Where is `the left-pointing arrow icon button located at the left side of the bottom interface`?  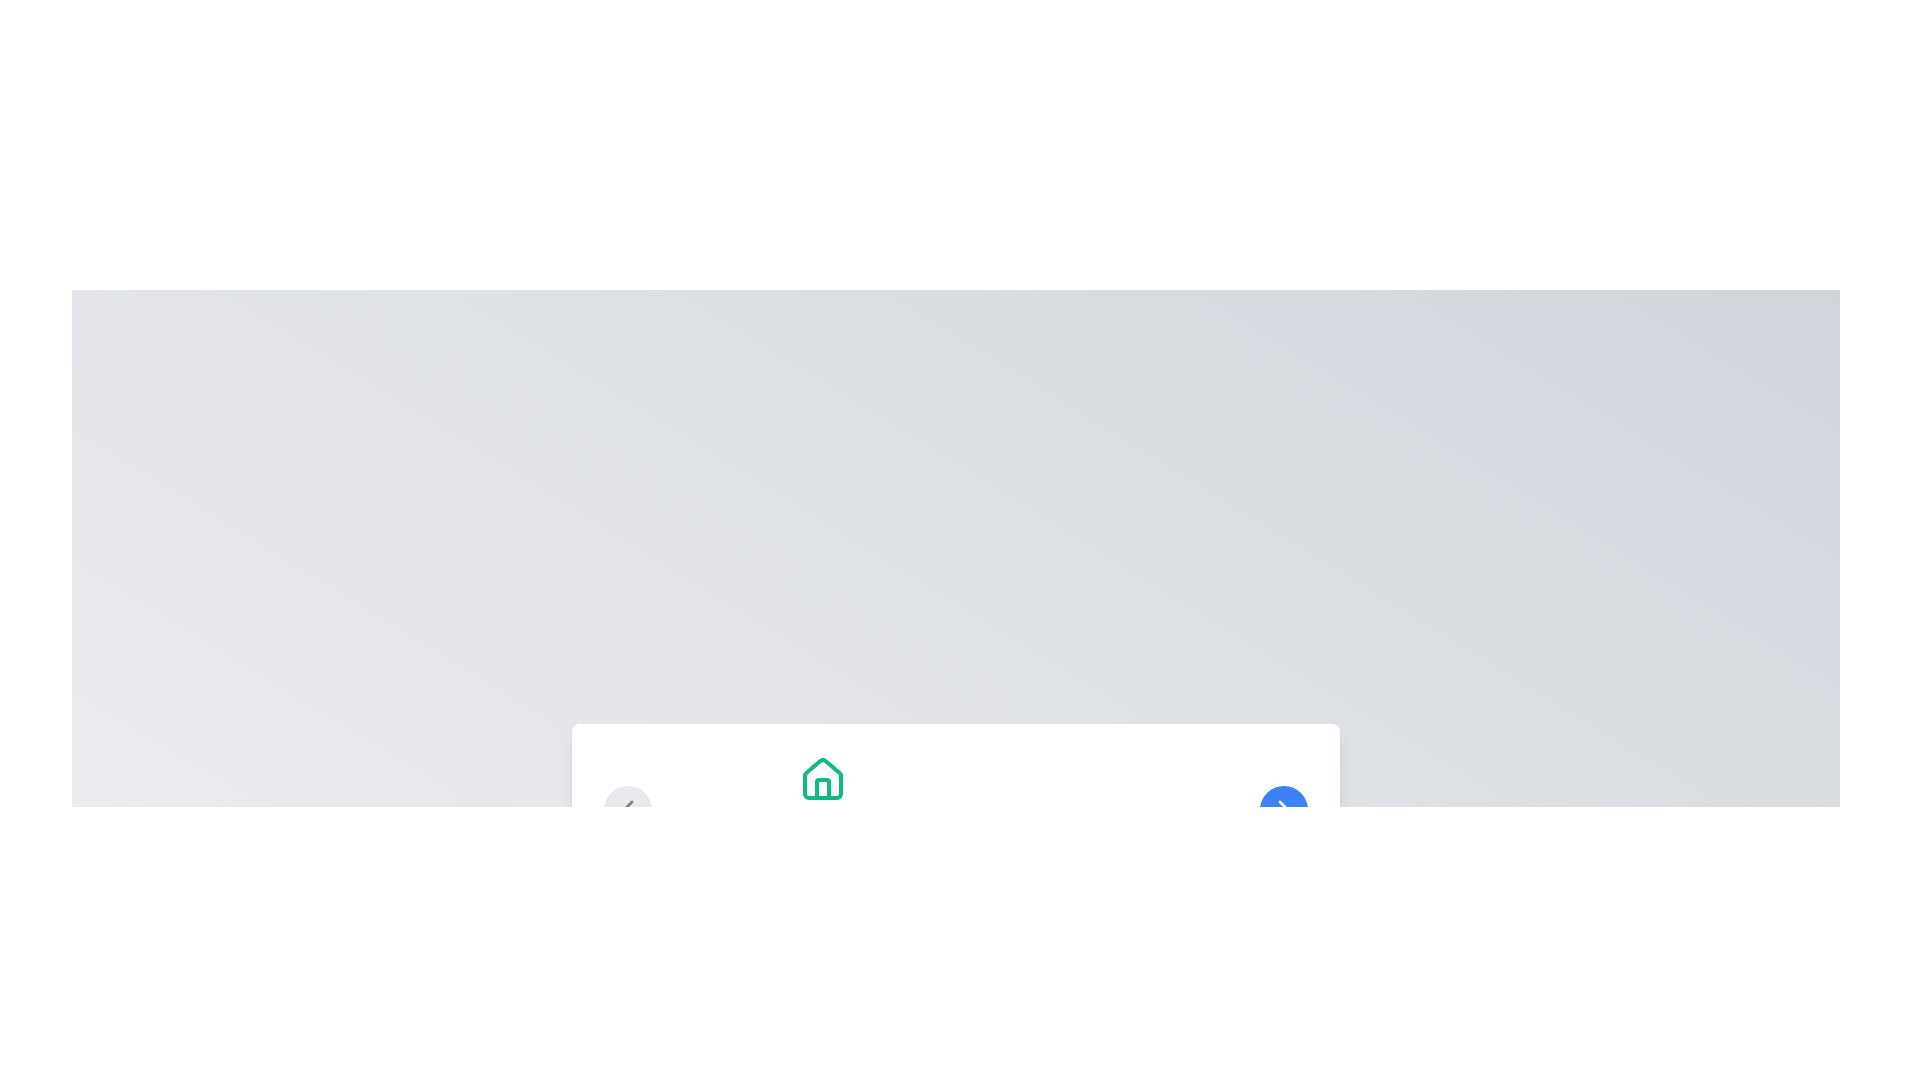 the left-pointing arrow icon button located at the left side of the bottom interface is located at coordinates (627, 810).